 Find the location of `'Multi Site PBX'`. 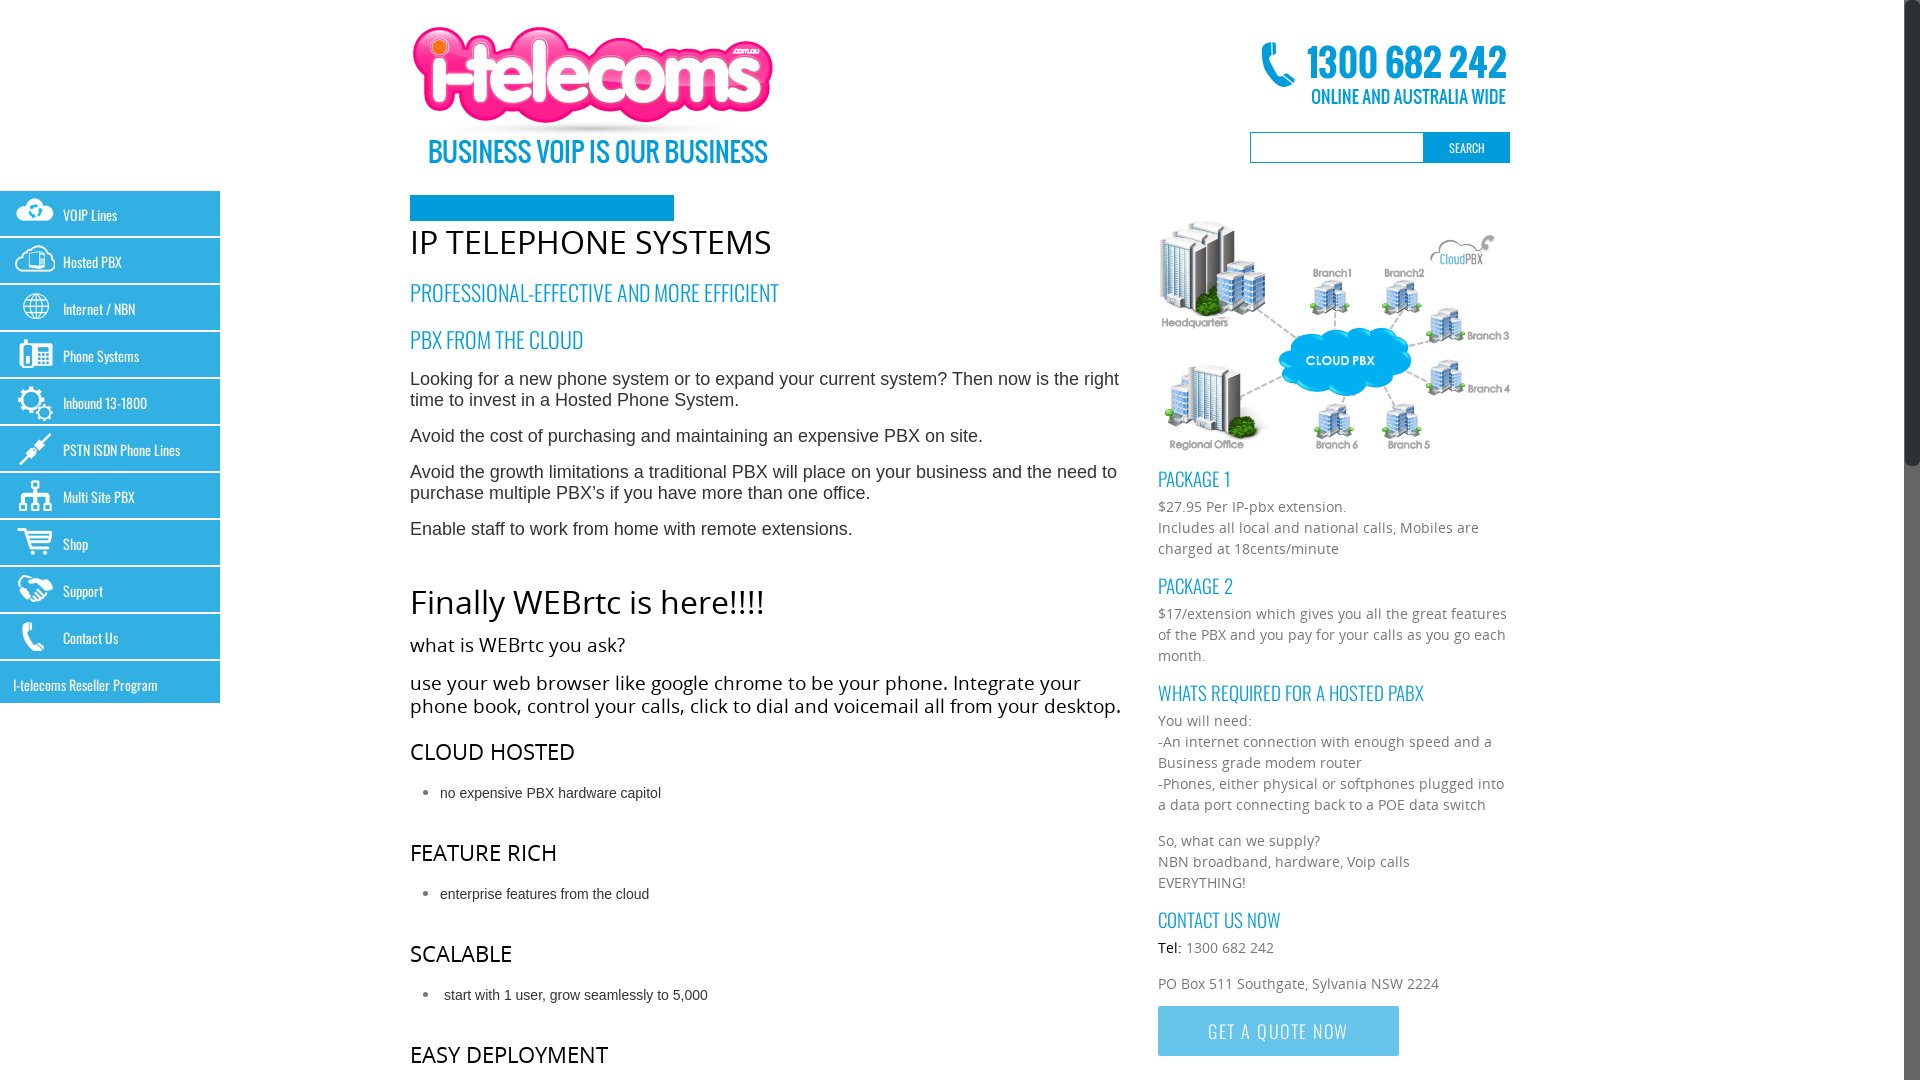

'Multi Site PBX' is located at coordinates (109, 495).